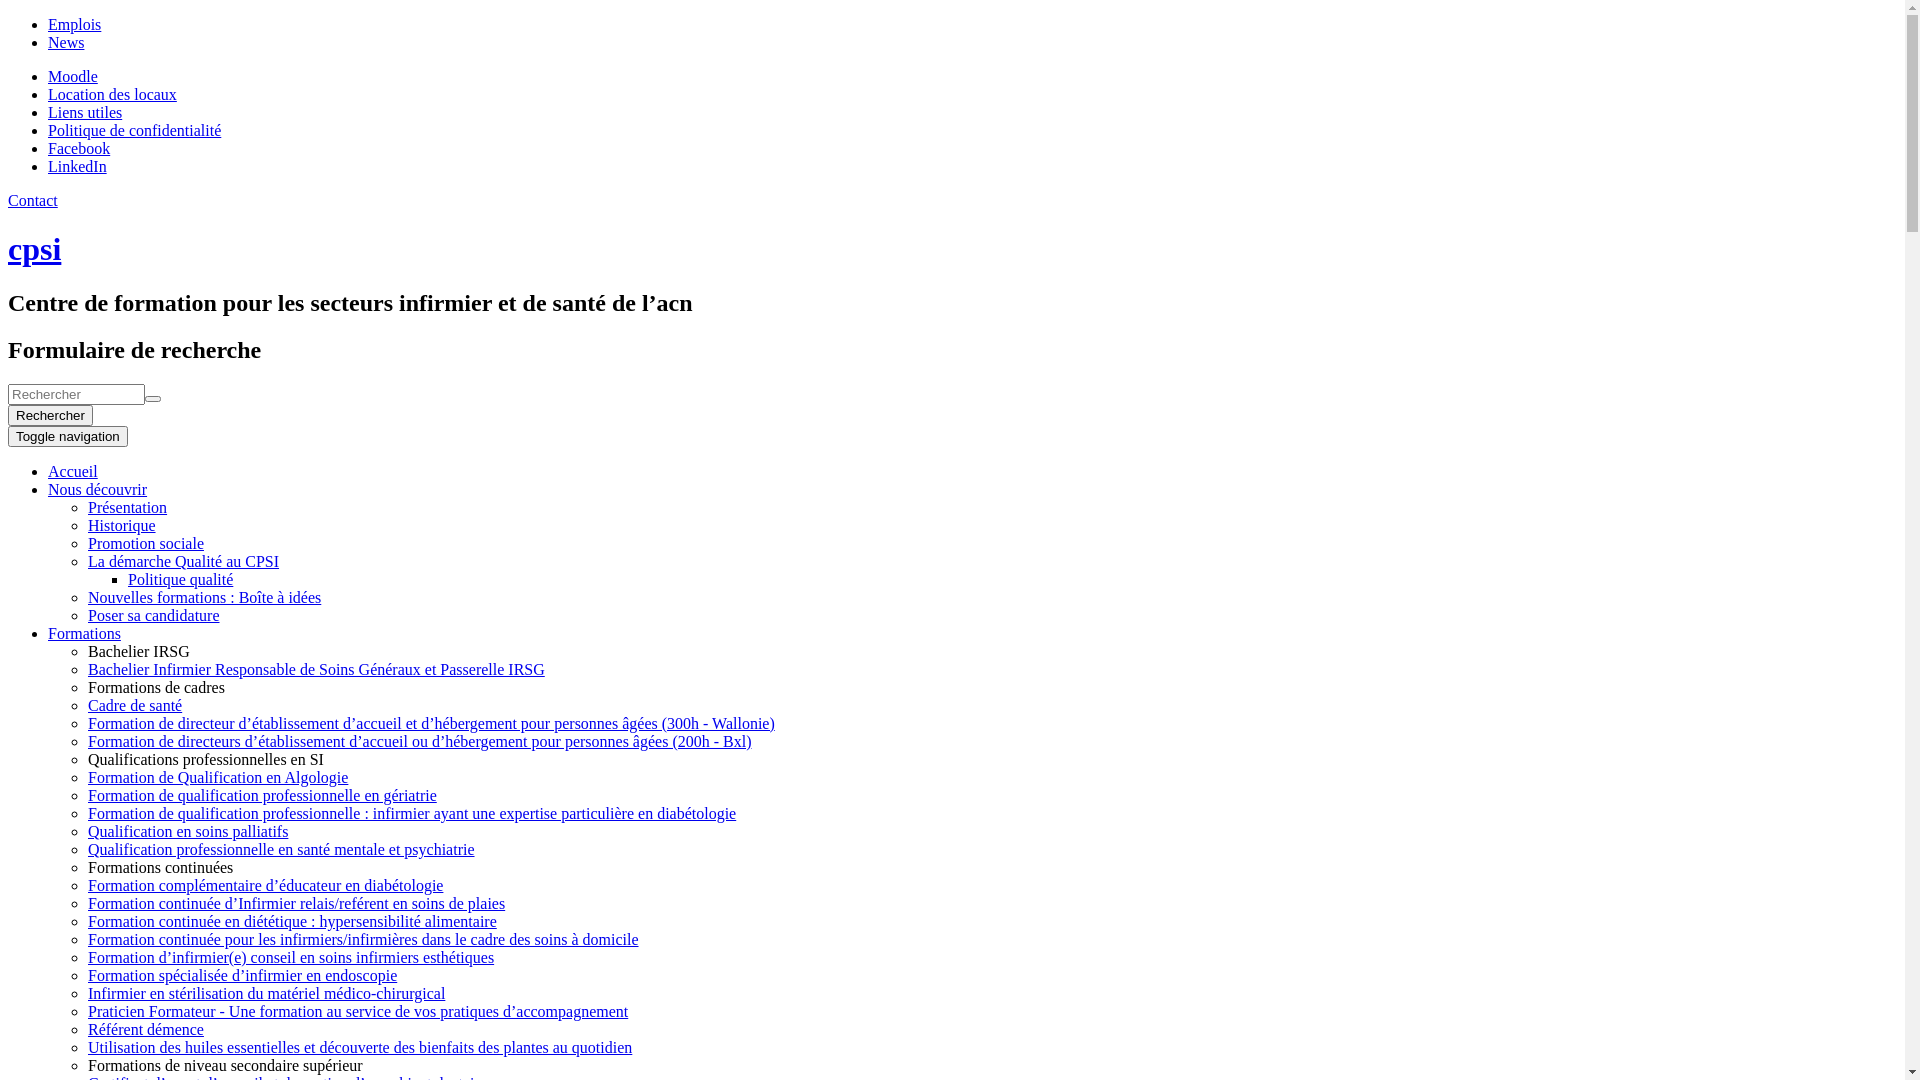 The image size is (1920, 1080). What do you see at coordinates (34, 248) in the screenshot?
I see `'cpsi'` at bounding box center [34, 248].